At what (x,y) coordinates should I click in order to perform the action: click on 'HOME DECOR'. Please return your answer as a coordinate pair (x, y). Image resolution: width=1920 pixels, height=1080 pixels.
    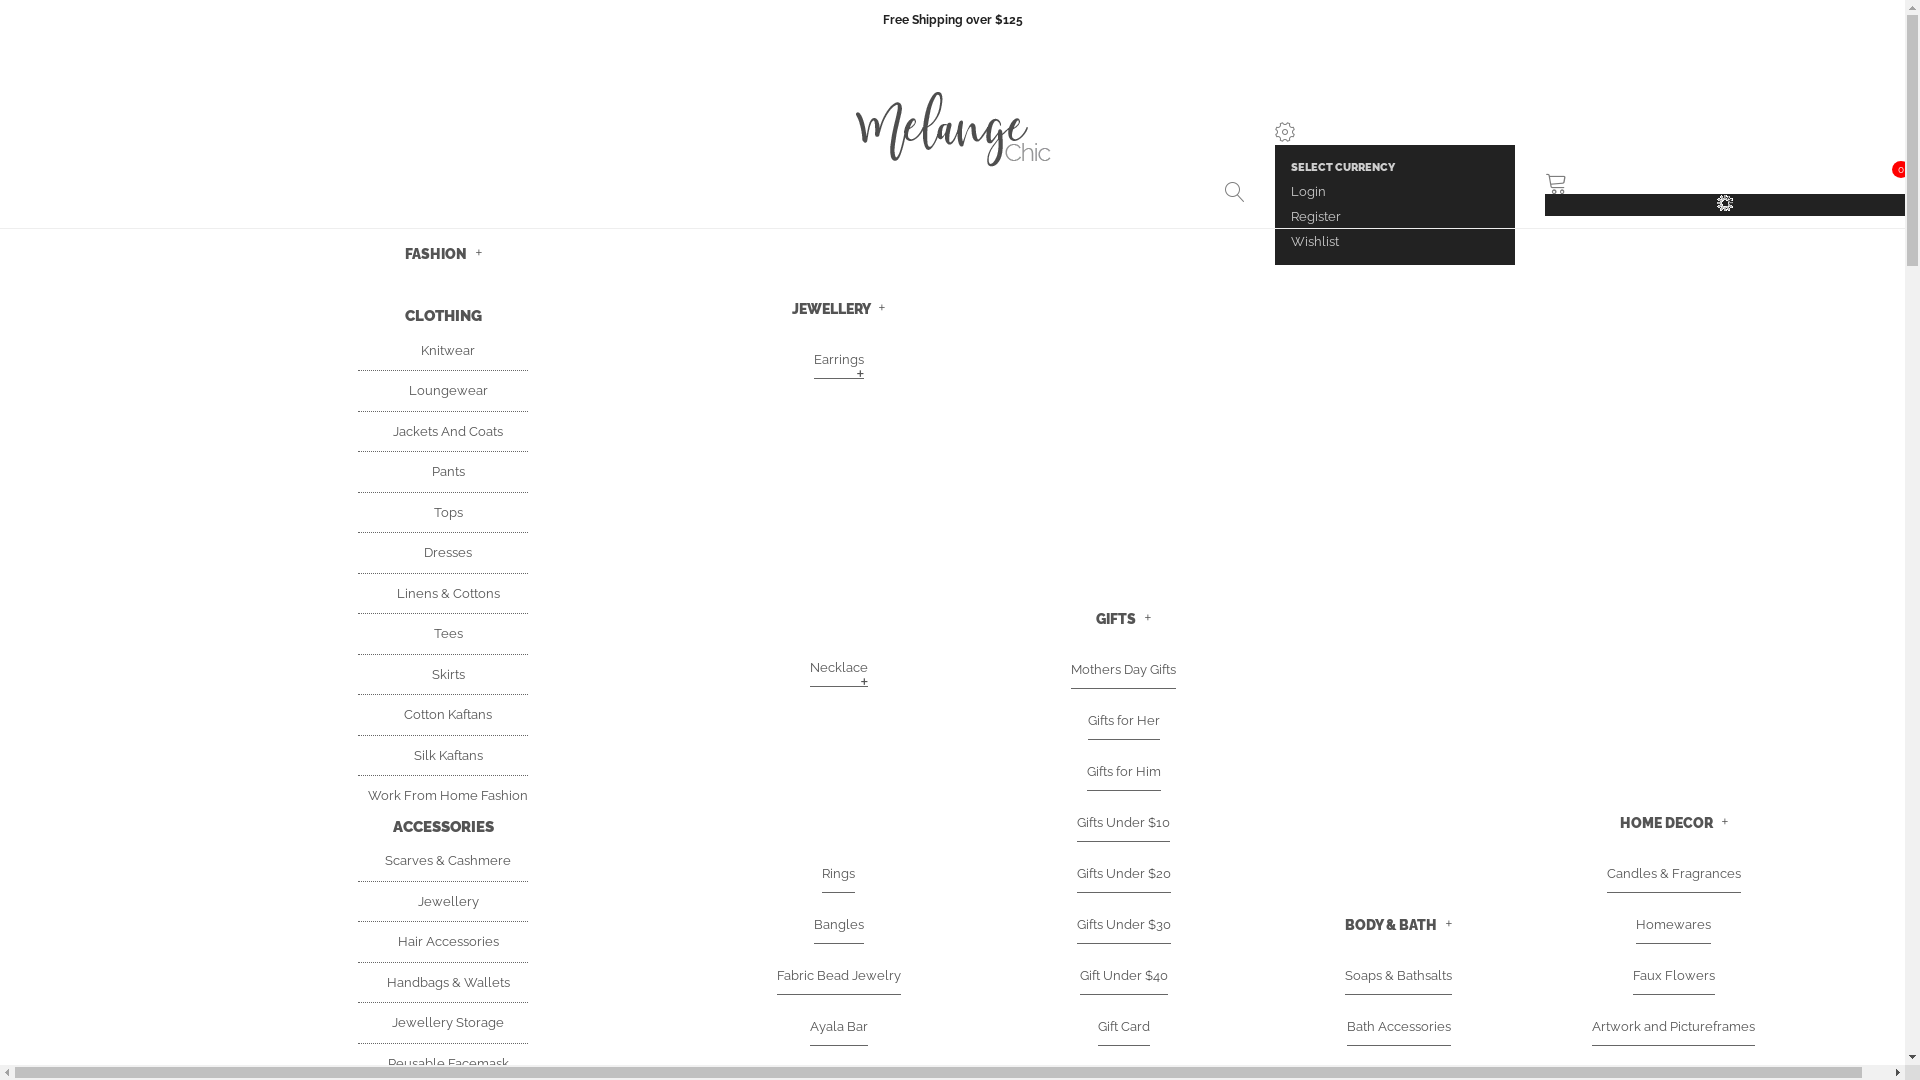
    Looking at the image, I should click on (1620, 822).